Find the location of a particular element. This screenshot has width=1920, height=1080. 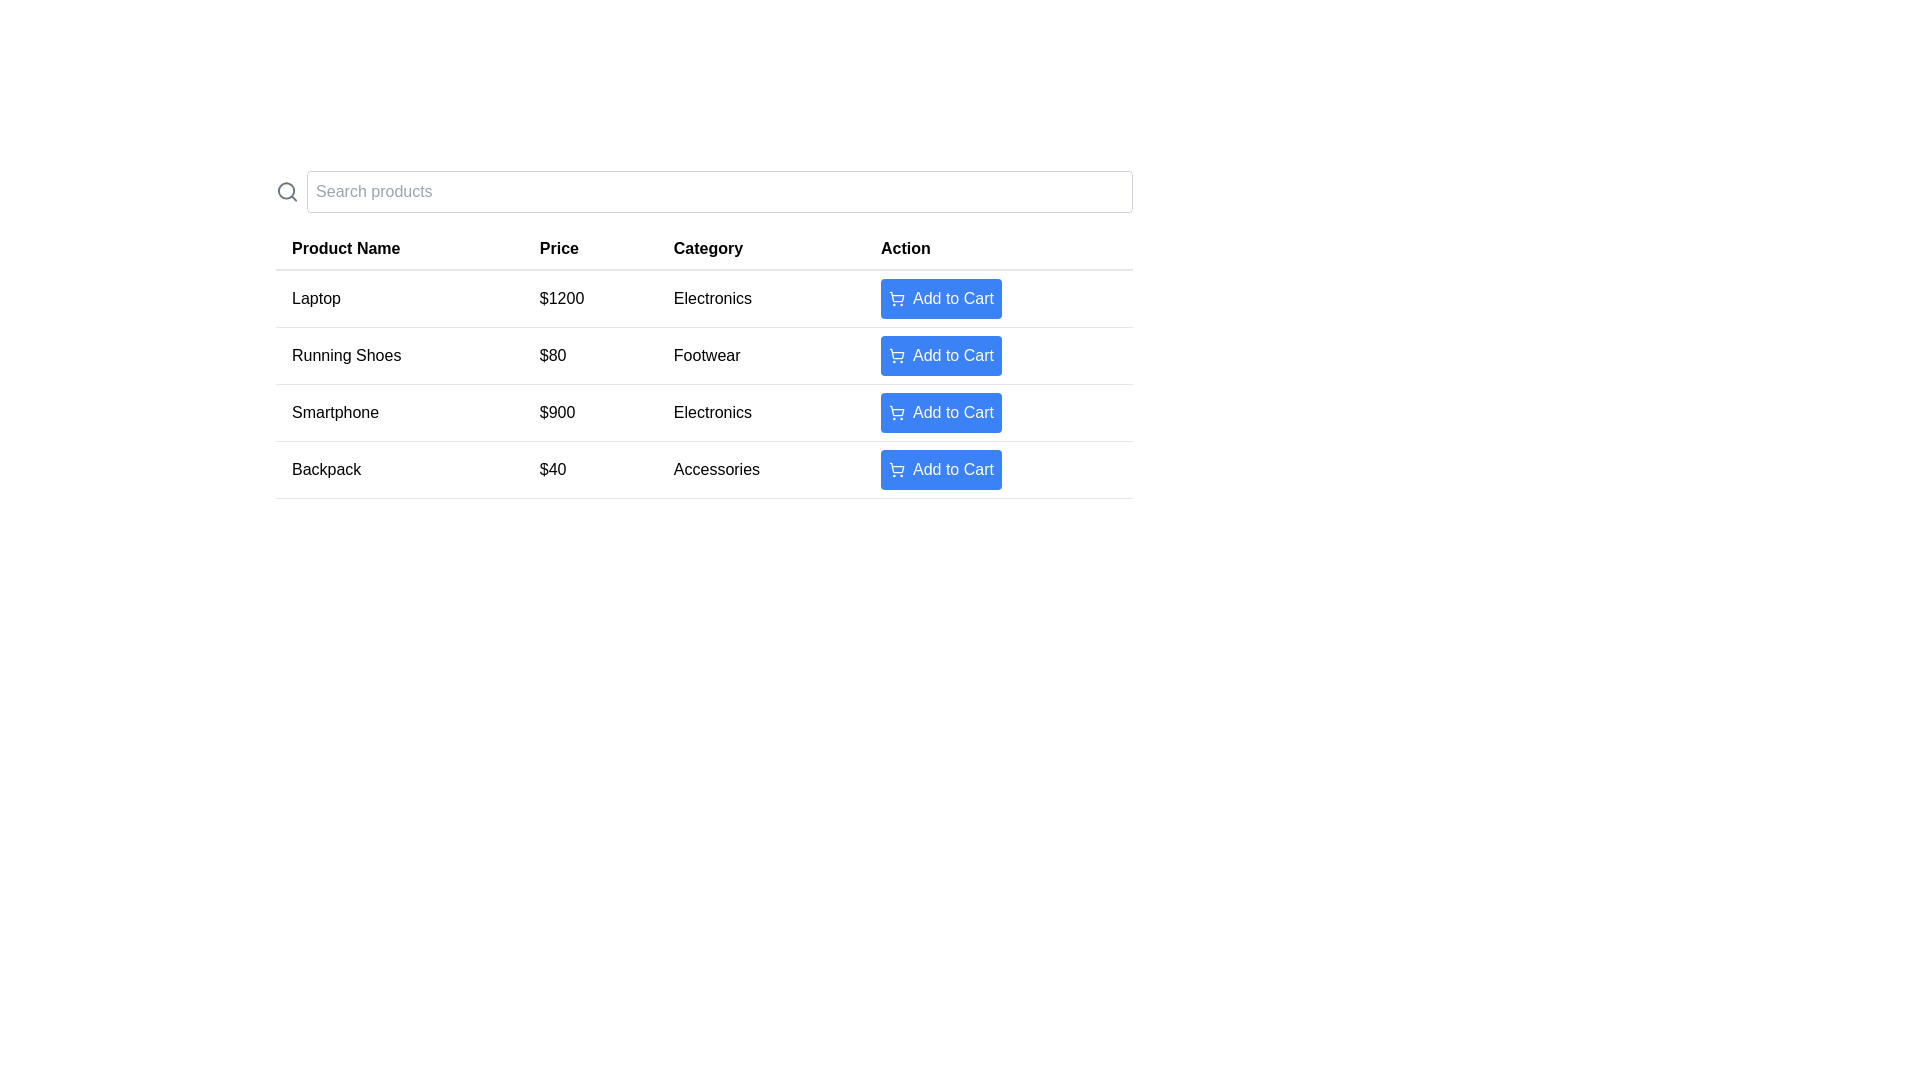

the blue 'Add to Cart' button with white text and a shopping cart icon, located in the second row of the table's 'Action' column, aligned with 'Footwear' and priced at '$80' is located at coordinates (998, 354).